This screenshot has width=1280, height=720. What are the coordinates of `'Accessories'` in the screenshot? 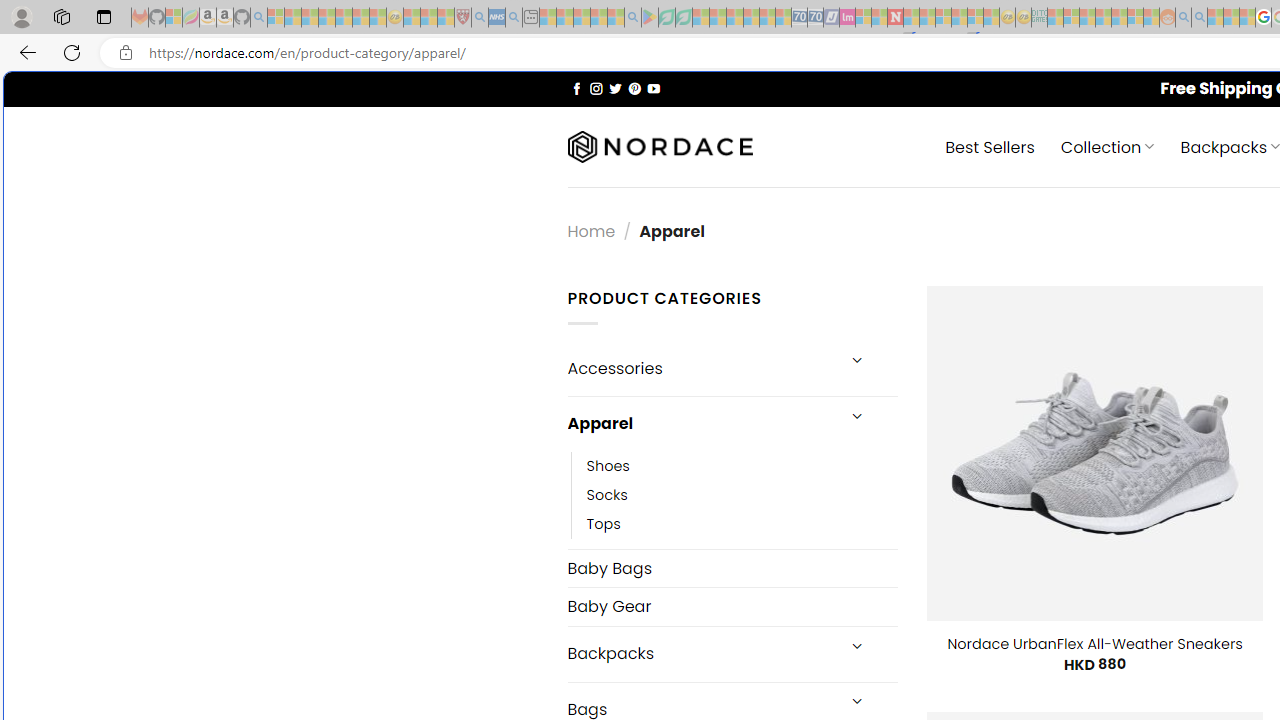 It's located at (700, 368).